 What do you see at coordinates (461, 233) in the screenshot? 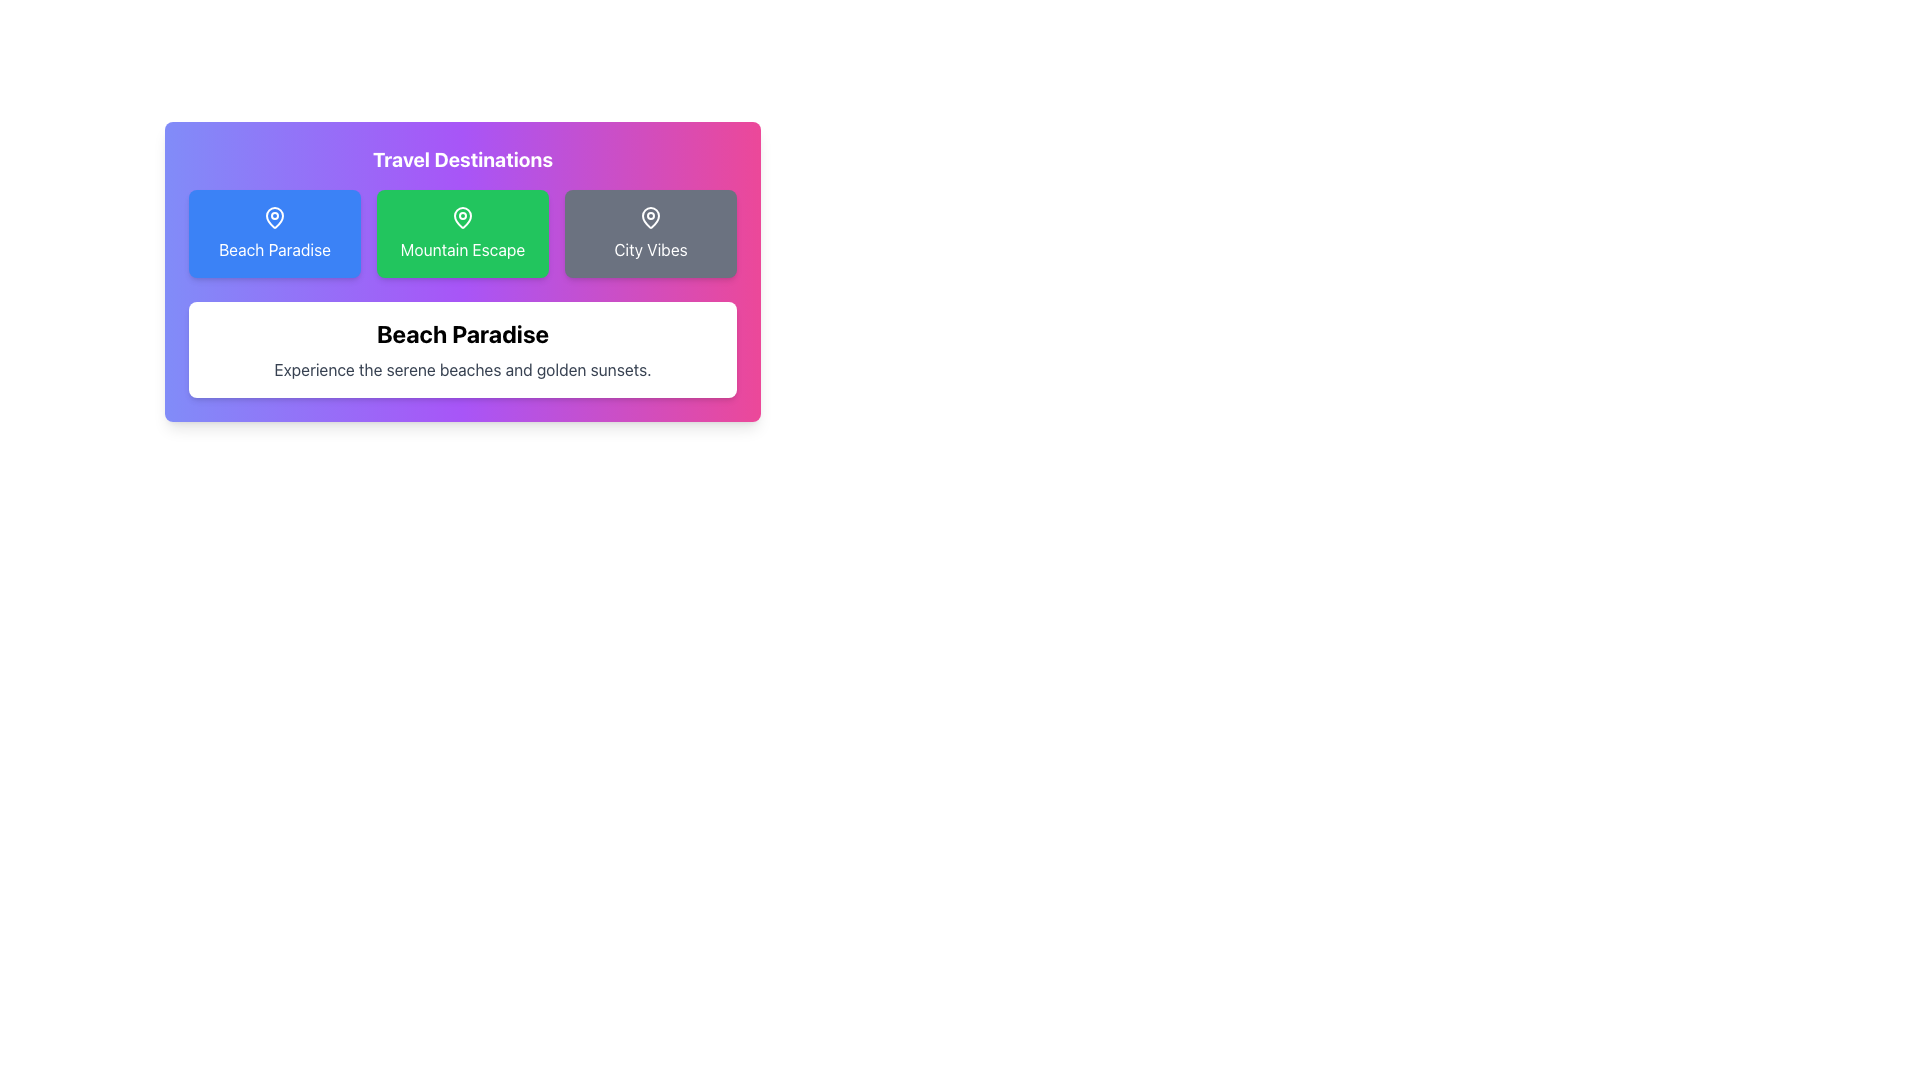
I see `the 'Mountain Escape' button, which is a rectangular button with a green background and white text, located in the central column of the grid under the 'Travel Destinations' heading` at bounding box center [461, 233].